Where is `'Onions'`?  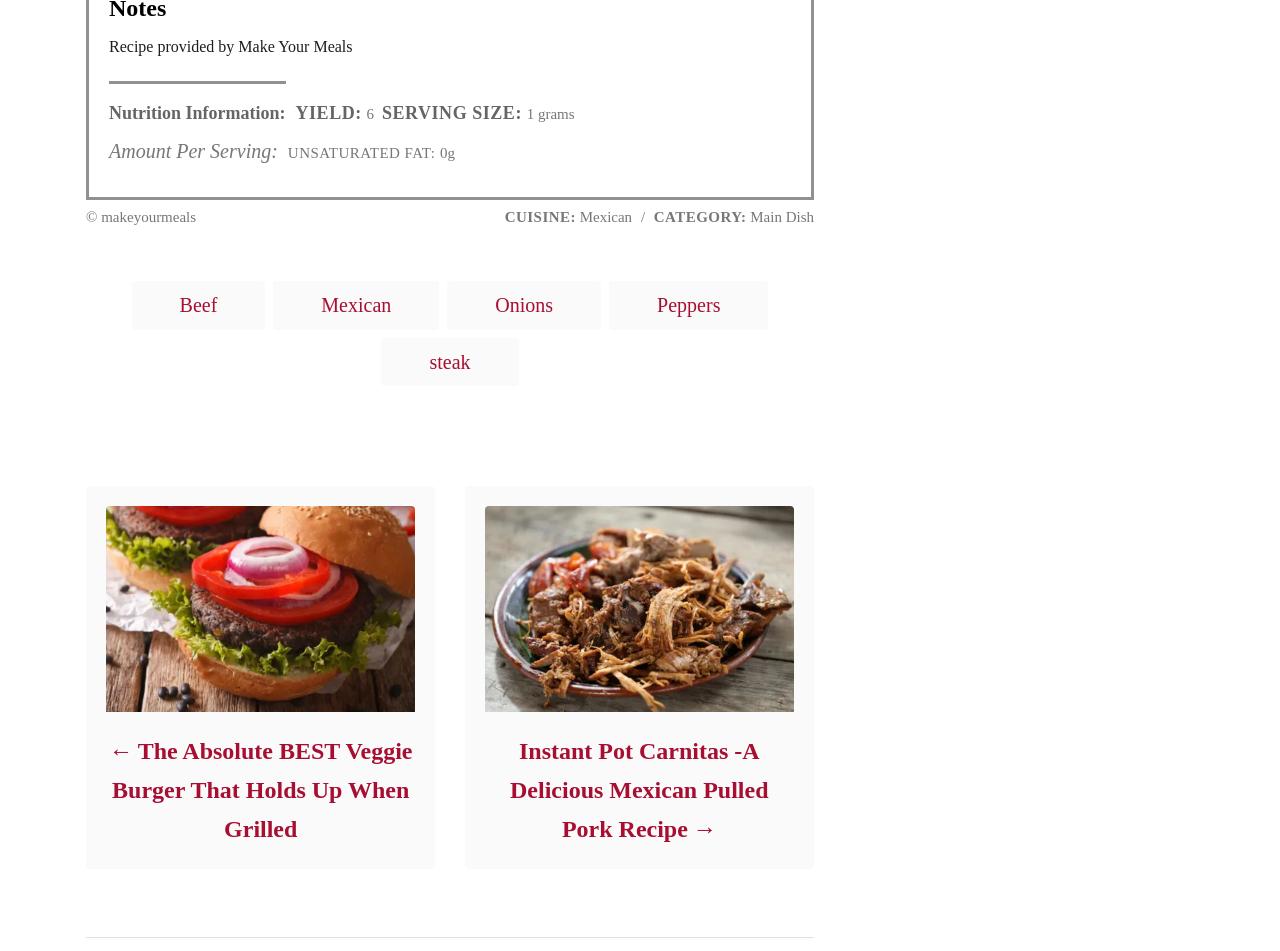 'Onions' is located at coordinates (524, 304).